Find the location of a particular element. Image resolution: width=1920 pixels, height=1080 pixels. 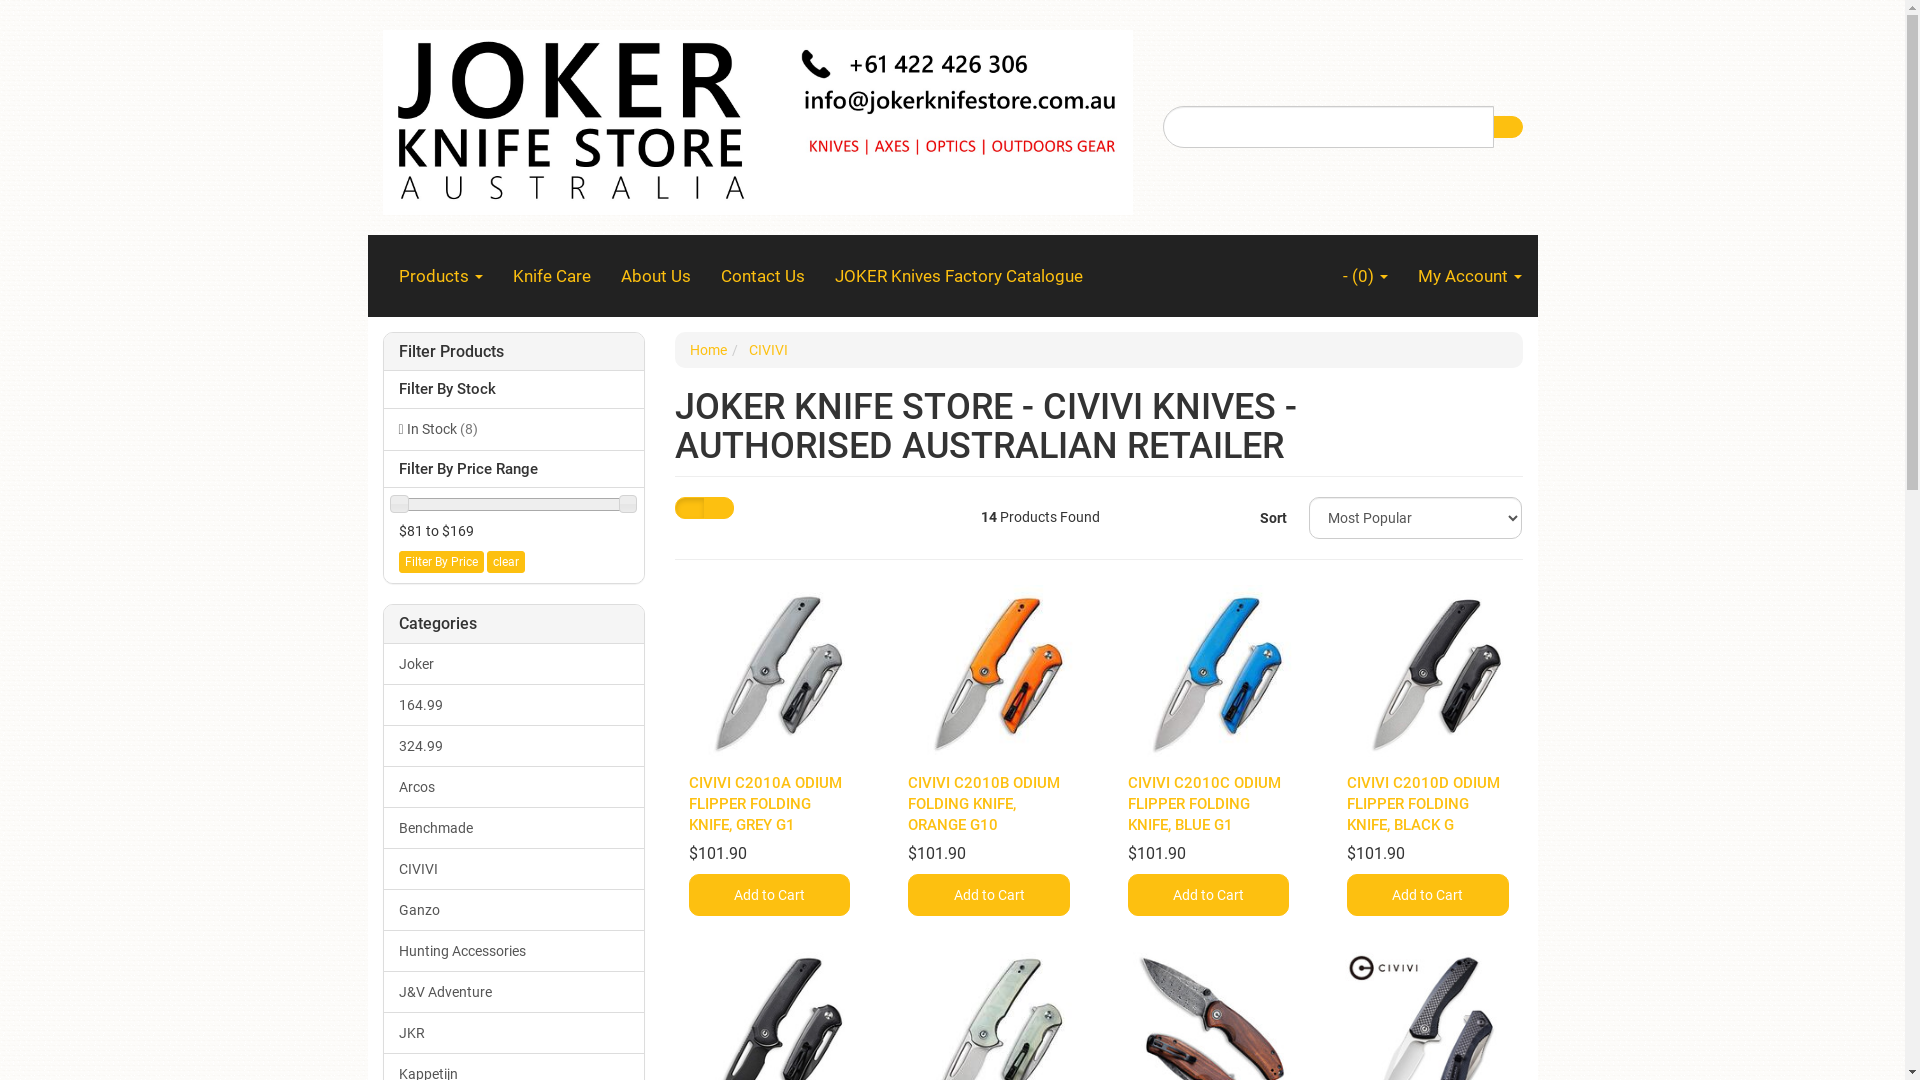

'Contact Us' is located at coordinates (762, 276).